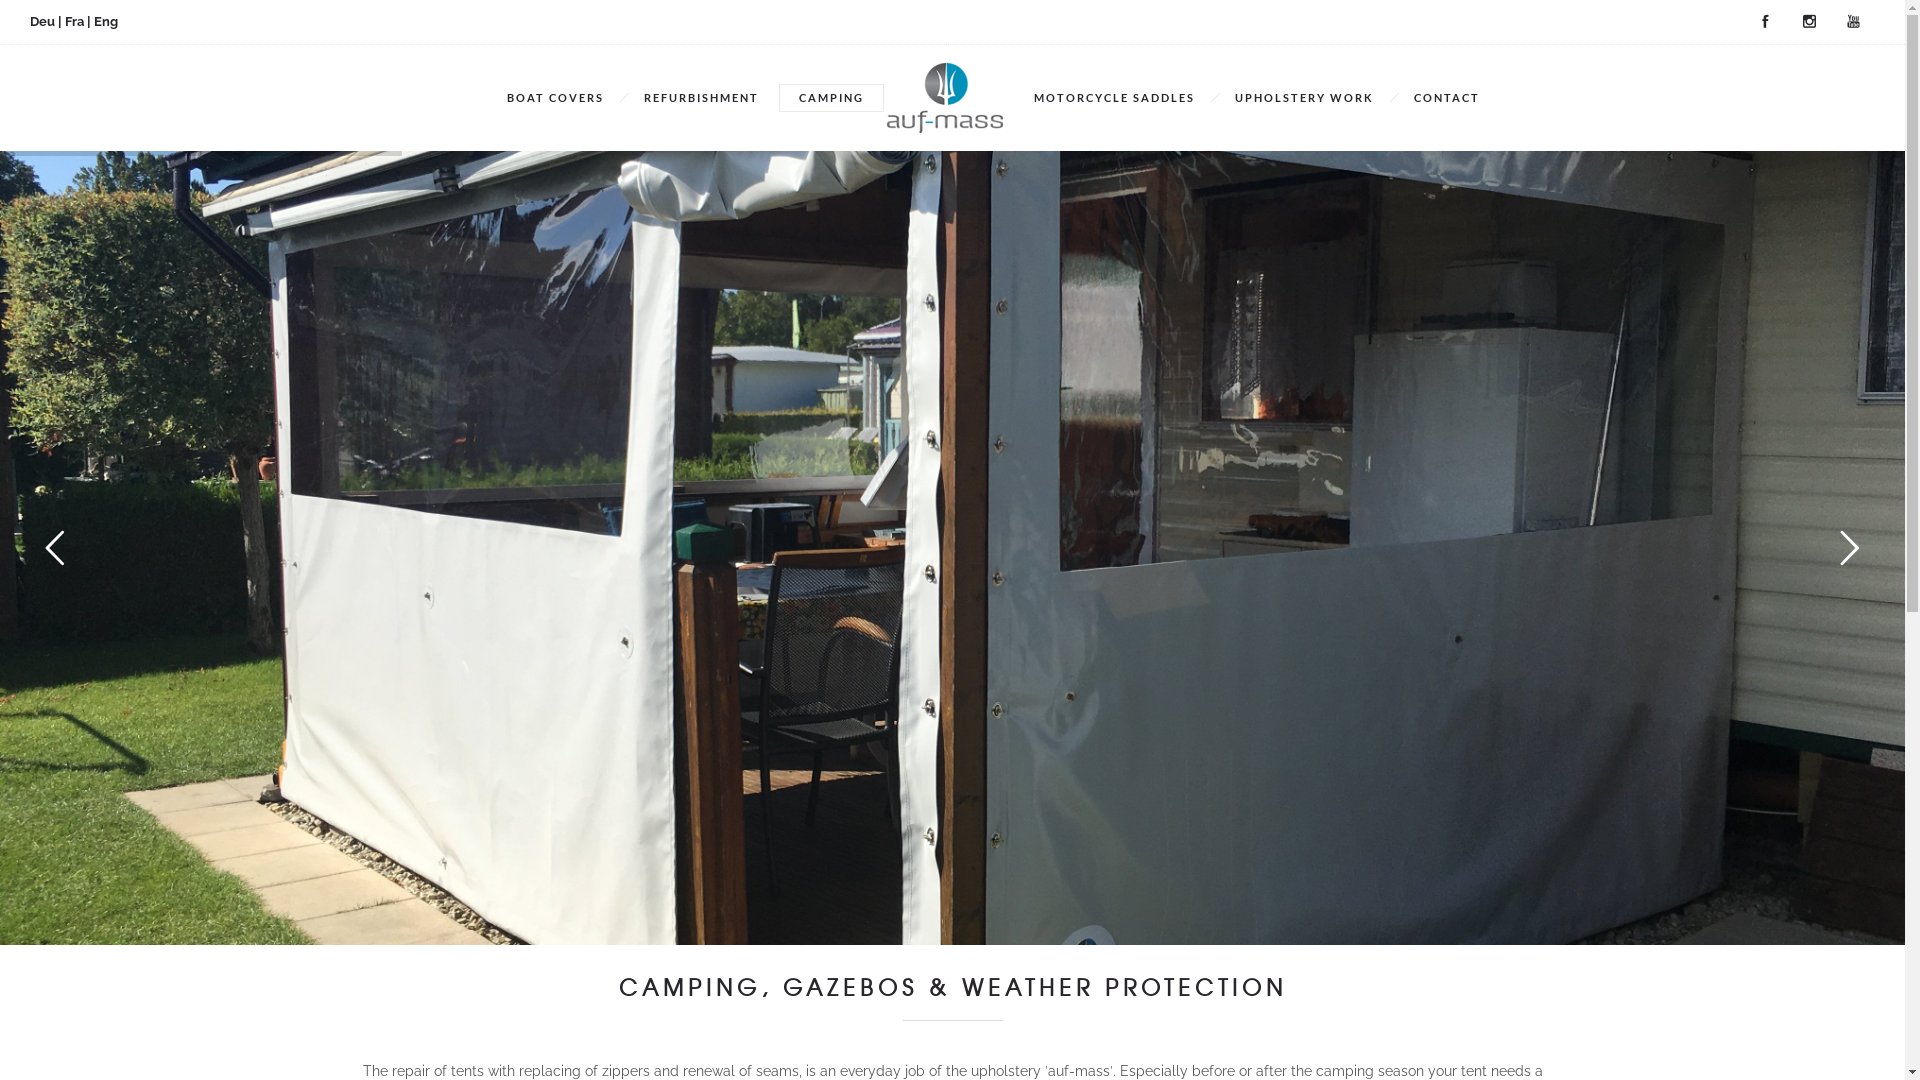  What do you see at coordinates (701, 97) in the screenshot?
I see `'REFURBISHMENT'` at bounding box center [701, 97].